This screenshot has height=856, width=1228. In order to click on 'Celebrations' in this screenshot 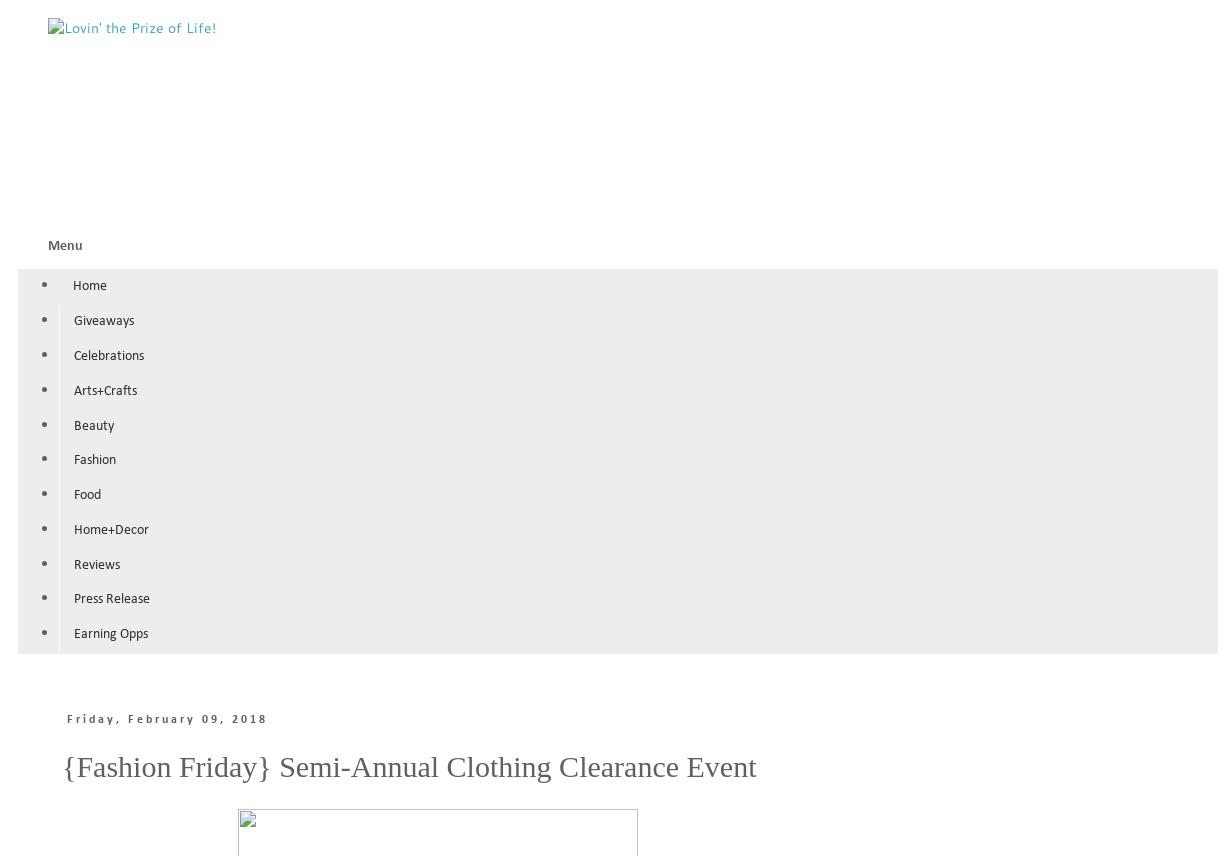, I will do `click(109, 354)`.